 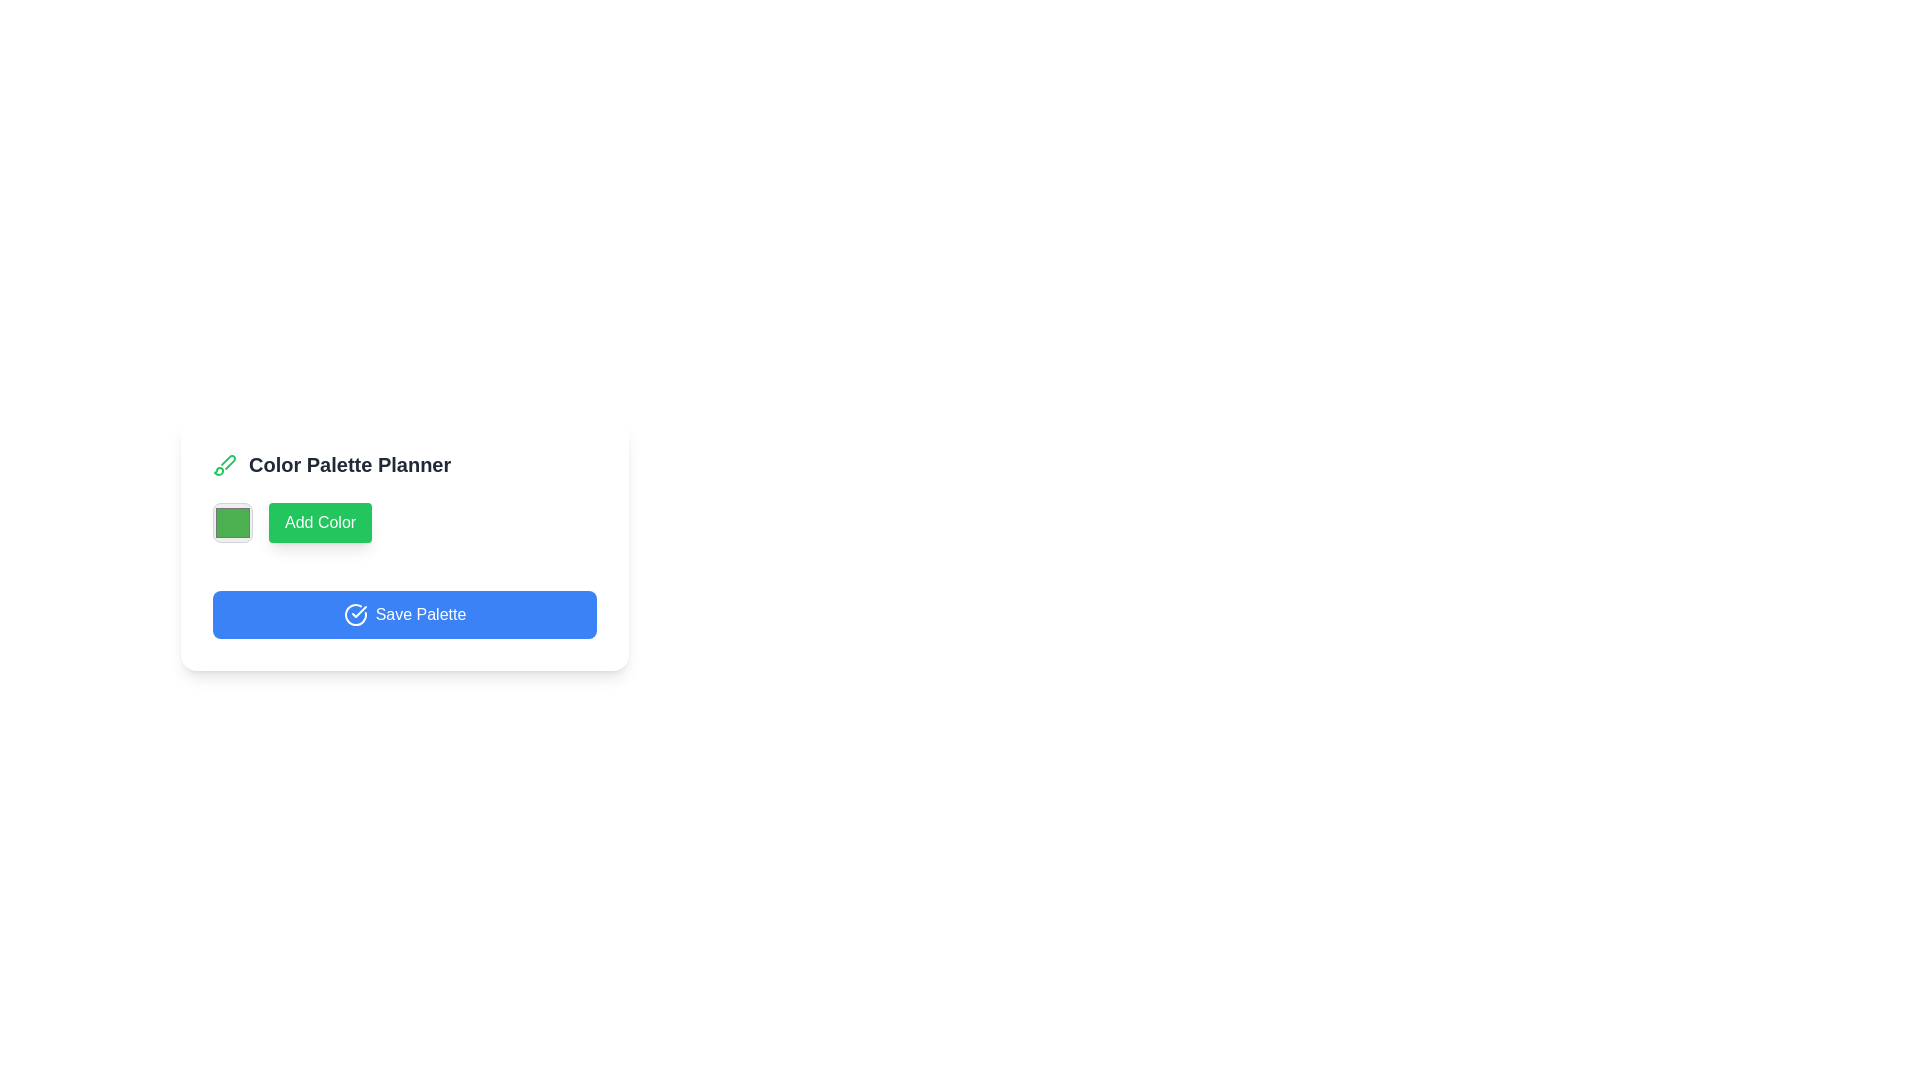 What do you see at coordinates (320, 522) in the screenshot?
I see `the 'Add Color' button, which has a green background, rounded corners, and white bold text centered on it, to observe the hover effects` at bounding box center [320, 522].